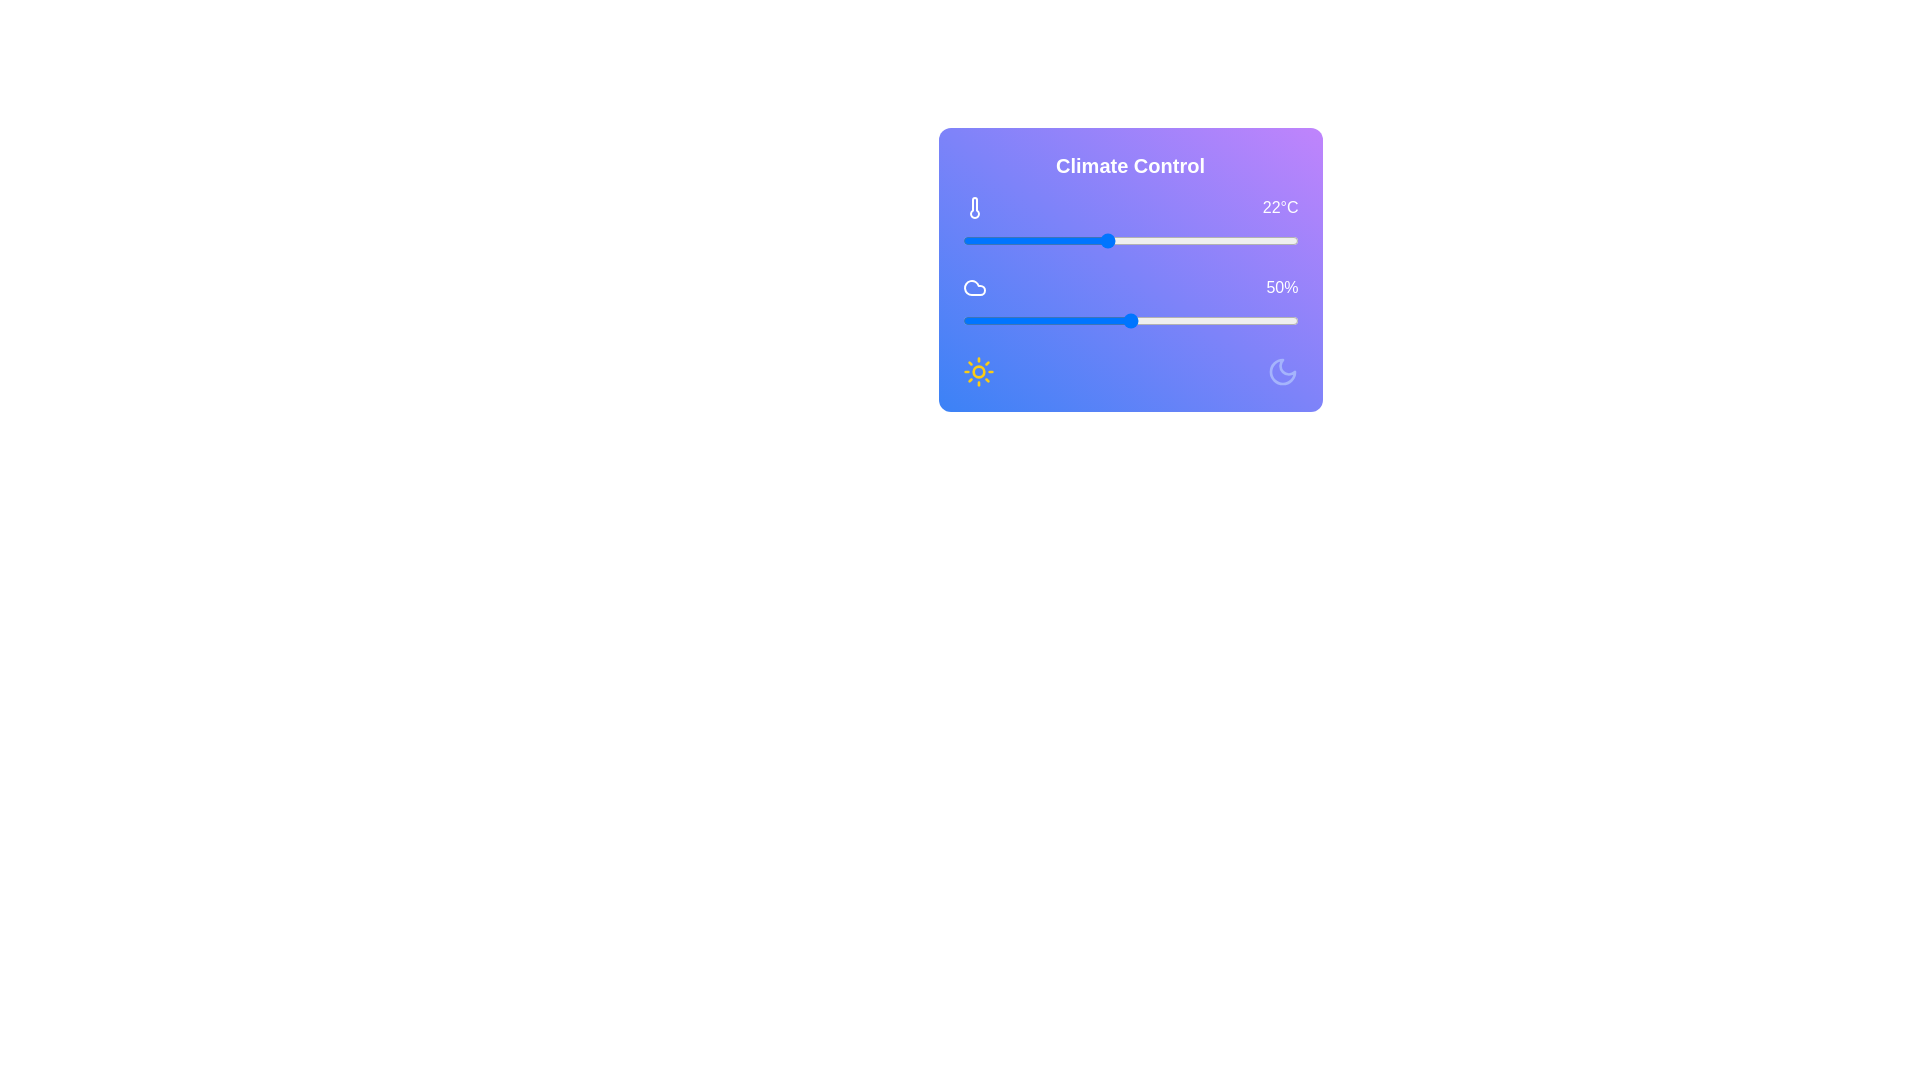 The image size is (1920, 1080). What do you see at coordinates (978, 371) in the screenshot?
I see `the small yellow circular component at the center of the sun-like icon located in the lower-left corner of the 'Climate Control' panel` at bounding box center [978, 371].